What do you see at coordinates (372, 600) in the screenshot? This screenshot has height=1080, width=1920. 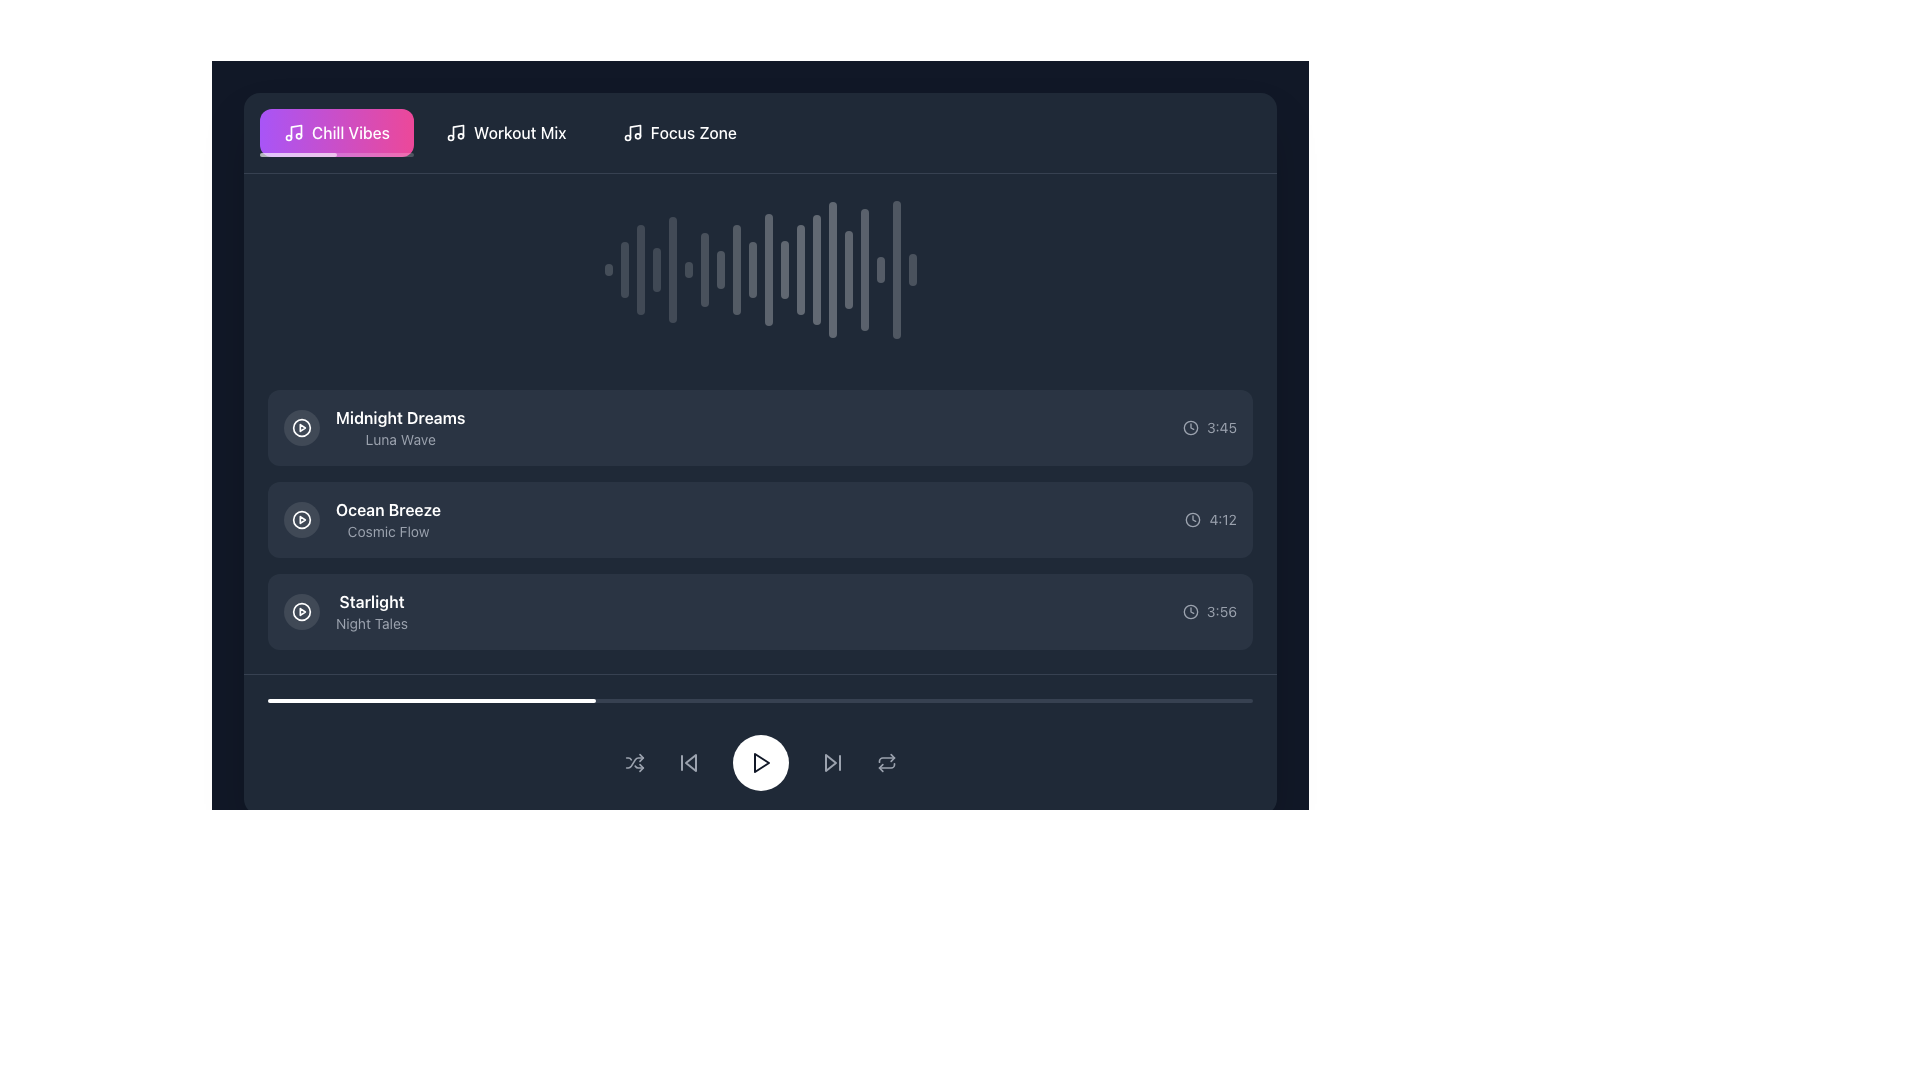 I see `the Text Label that serves as a title for an audio track, located above the 'Night Tales' text in the bottom audio track section` at bounding box center [372, 600].